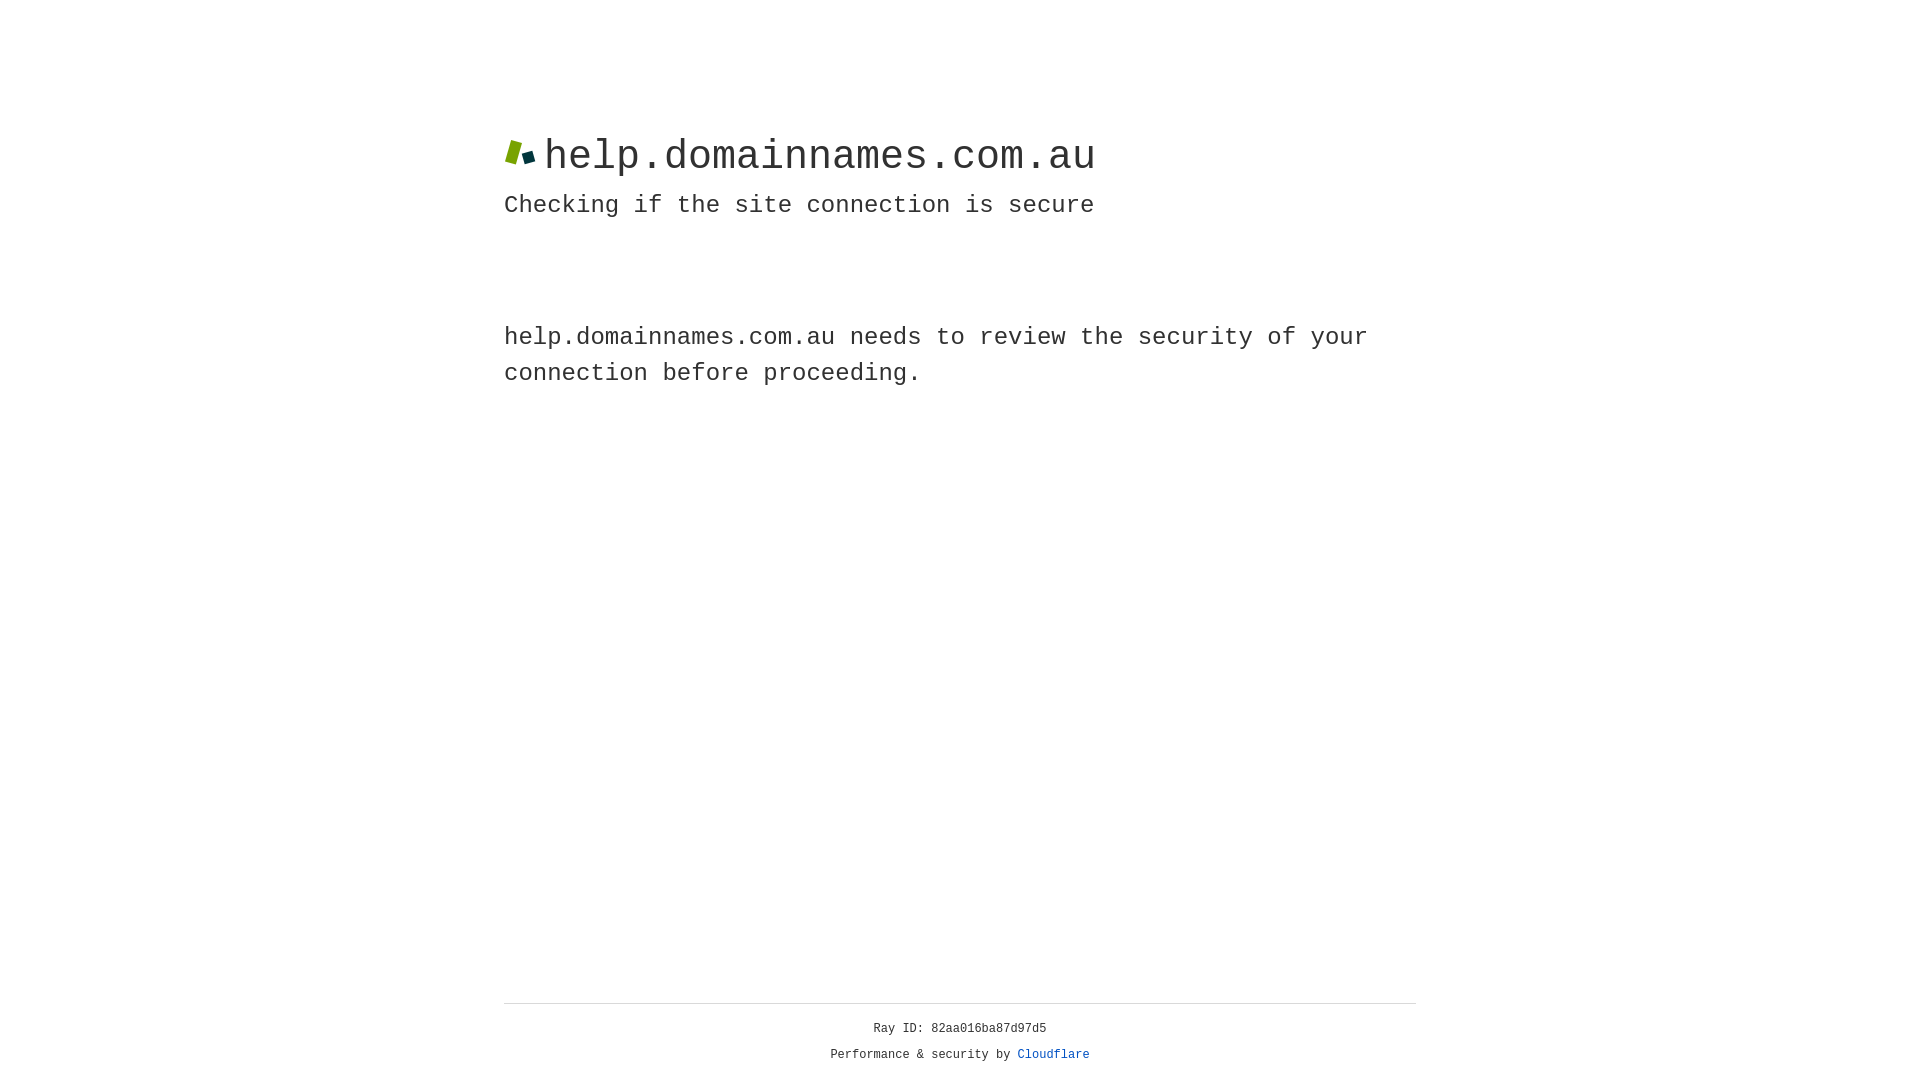 This screenshot has height=1080, width=1920. Describe the element at coordinates (1017, 1054) in the screenshot. I see `'Cloudflare'` at that location.